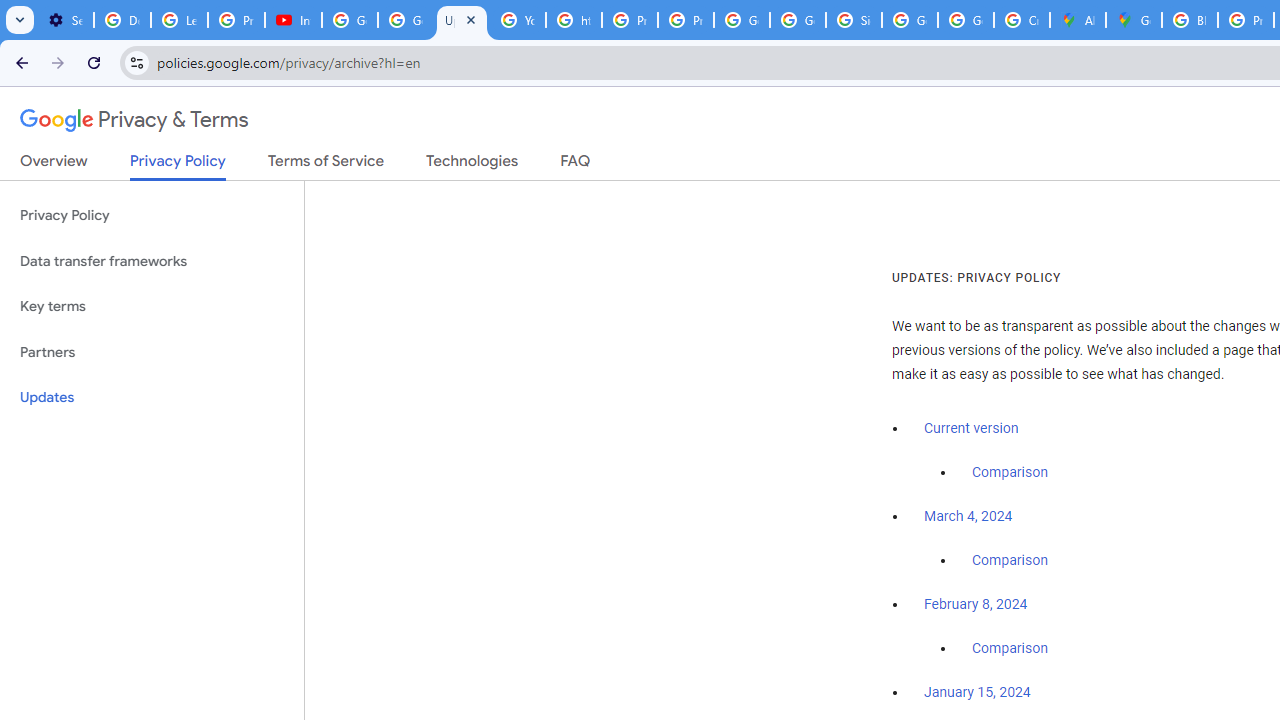 The height and width of the screenshot is (720, 1280). Describe the element at coordinates (350, 20) in the screenshot. I see `'Google Account Help'` at that location.